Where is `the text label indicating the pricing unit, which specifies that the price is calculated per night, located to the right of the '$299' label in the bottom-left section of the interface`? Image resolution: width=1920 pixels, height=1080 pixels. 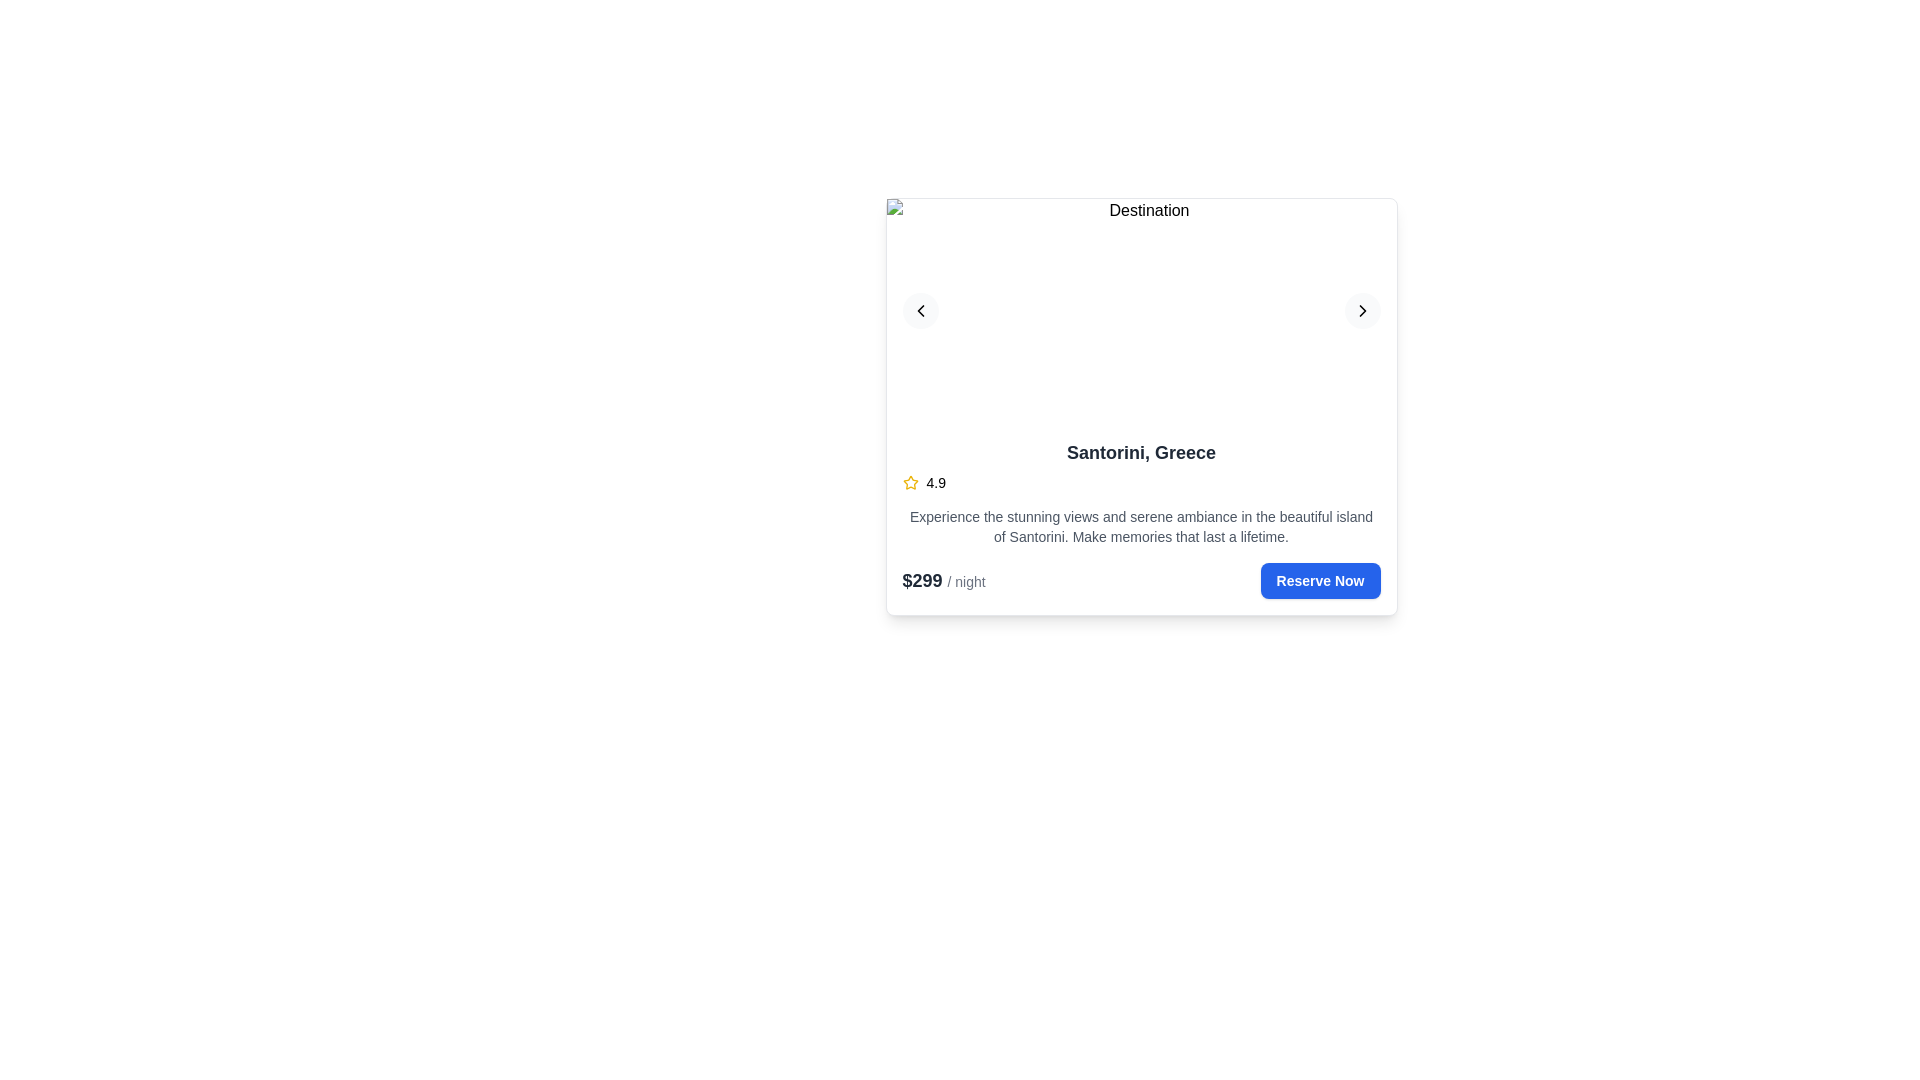 the text label indicating the pricing unit, which specifies that the price is calculated per night, located to the right of the '$299' label in the bottom-left section of the interface is located at coordinates (966, 582).